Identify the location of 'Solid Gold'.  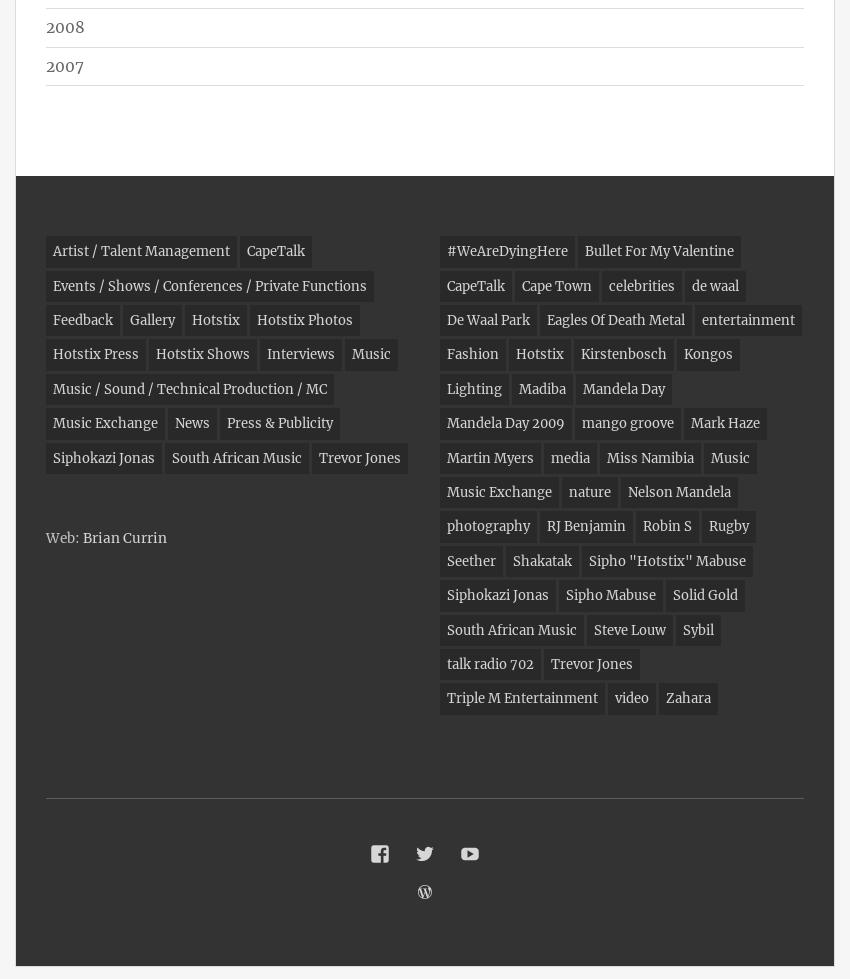
(673, 594).